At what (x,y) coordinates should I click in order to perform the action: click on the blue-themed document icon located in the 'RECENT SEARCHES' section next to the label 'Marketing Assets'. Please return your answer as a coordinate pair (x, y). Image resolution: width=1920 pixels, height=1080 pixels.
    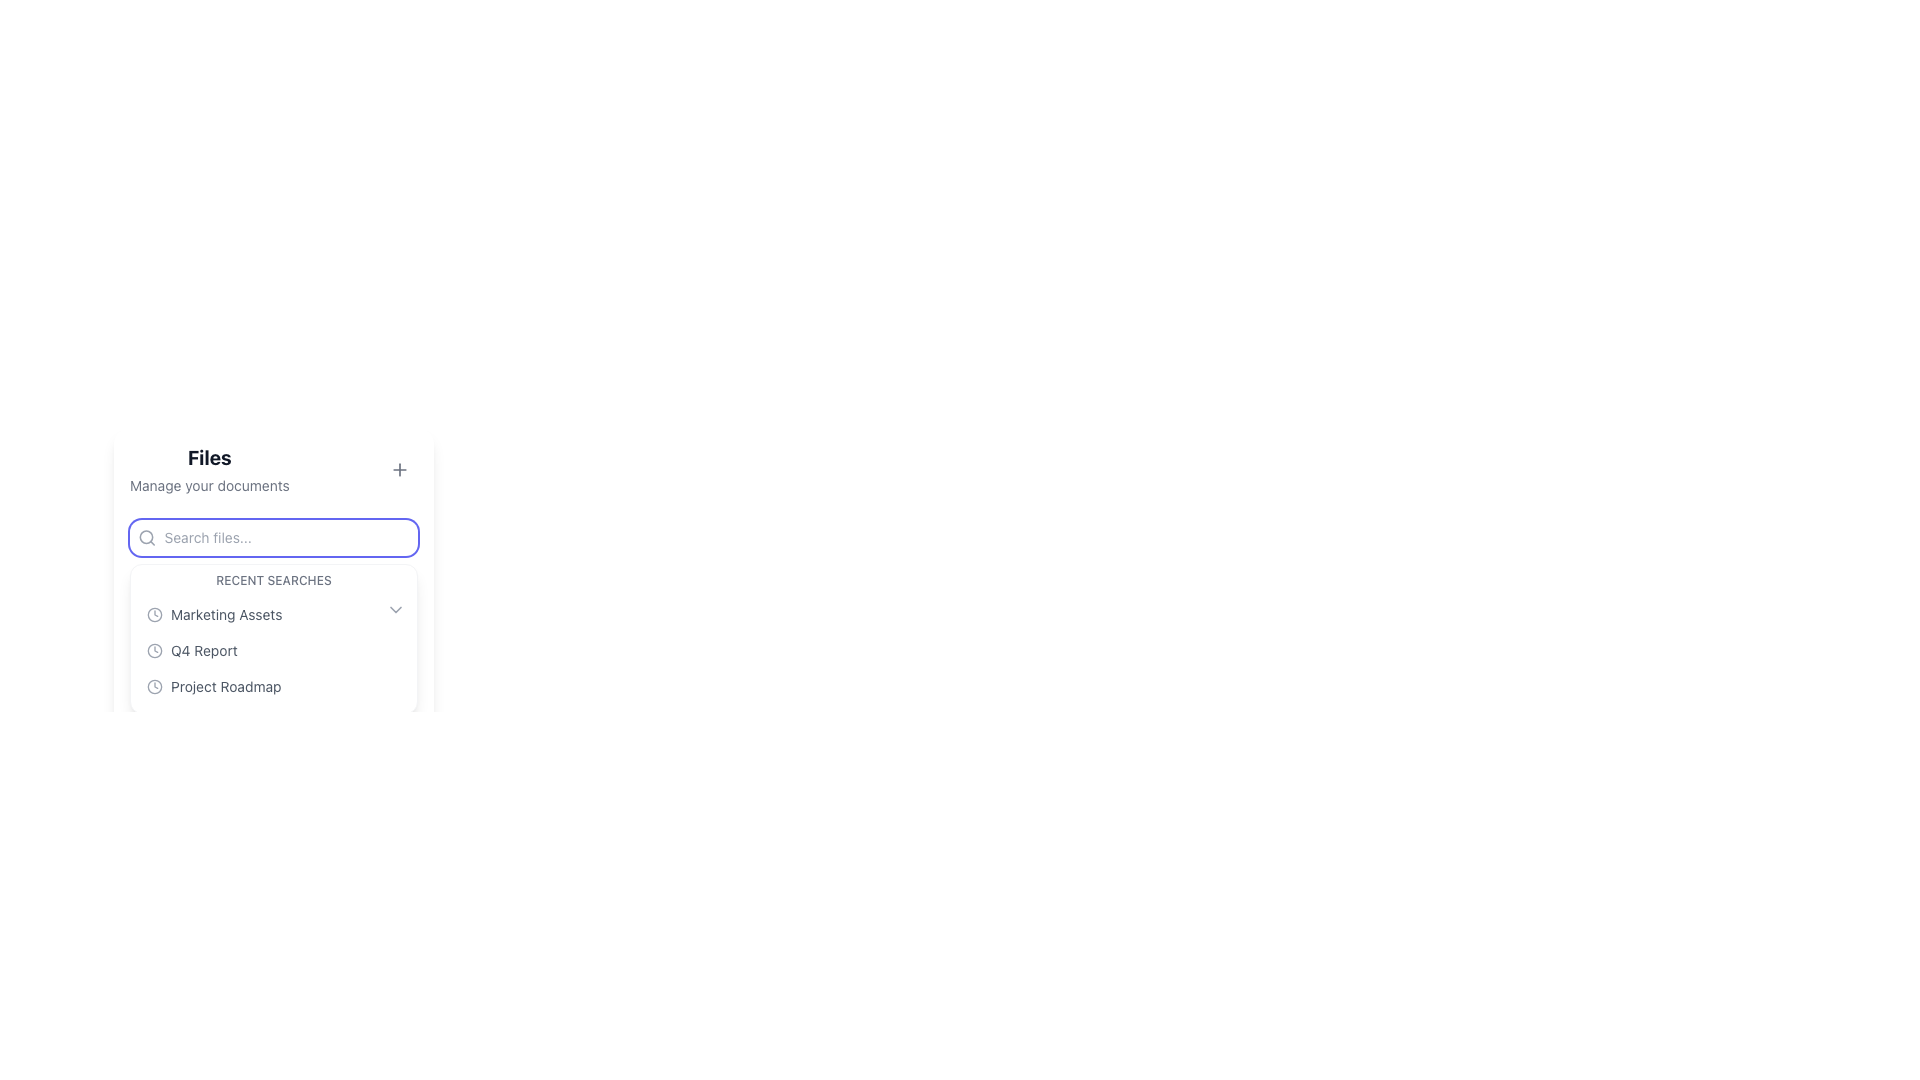
    Looking at the image, I should click on (158, 608).